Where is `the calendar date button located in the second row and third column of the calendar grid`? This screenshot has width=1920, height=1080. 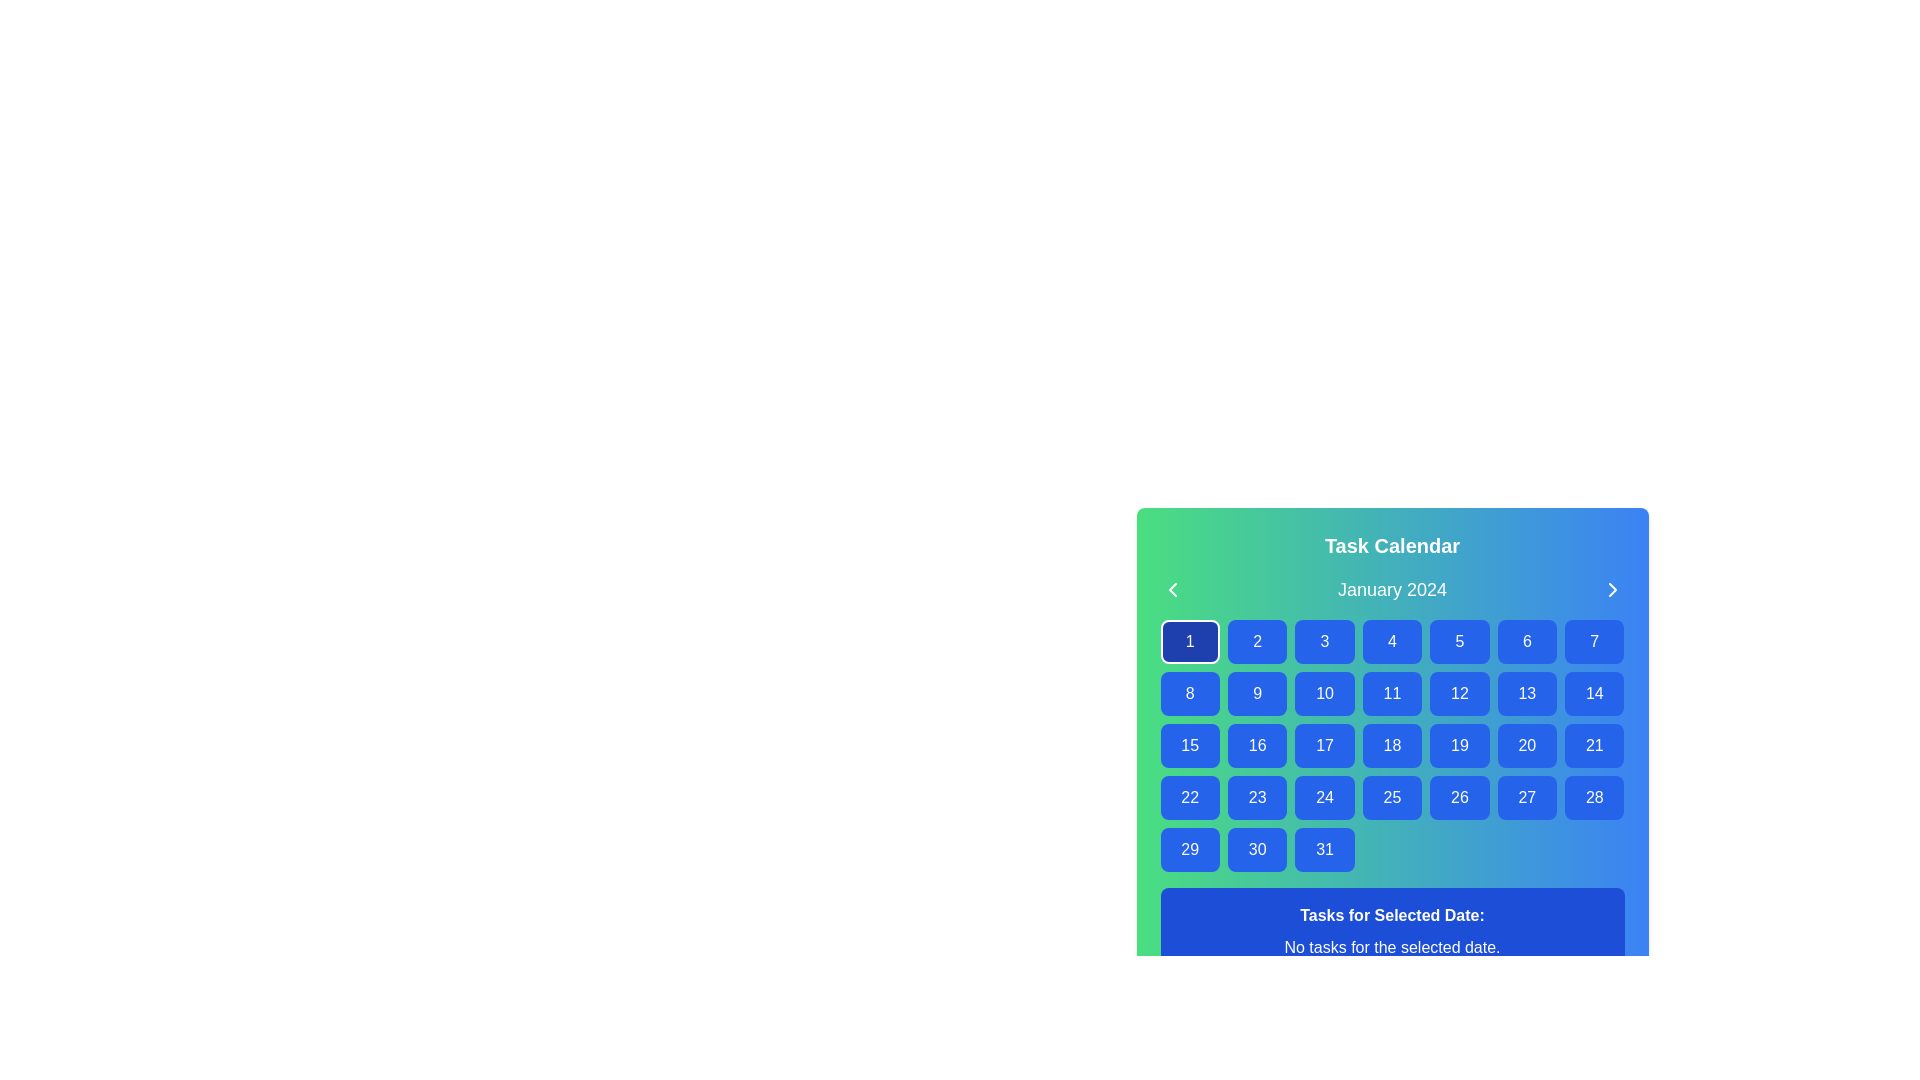
the calendar date button located in the second row and third column of the calendar grid is located at coordinates (1324, 693).